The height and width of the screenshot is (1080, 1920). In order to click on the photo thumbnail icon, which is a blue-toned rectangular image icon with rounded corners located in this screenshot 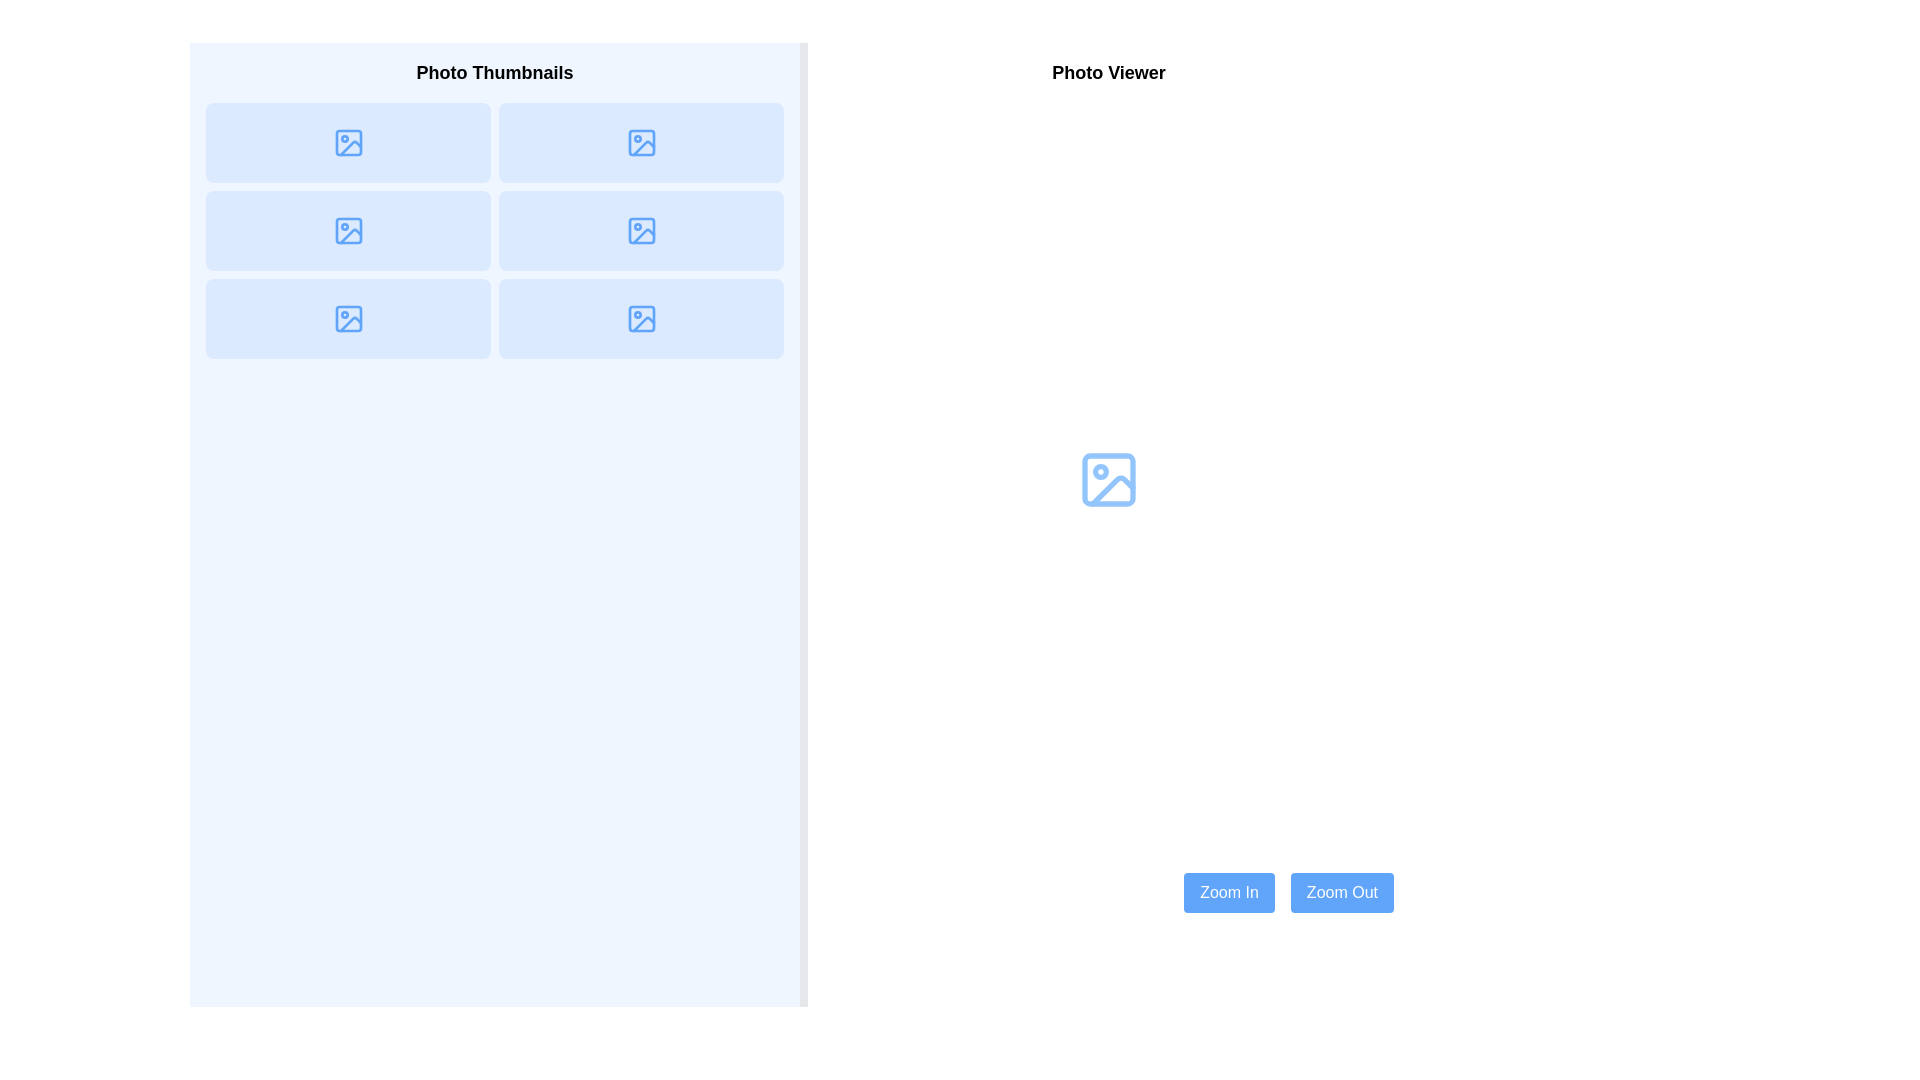, I will do `click(641, 141)`.